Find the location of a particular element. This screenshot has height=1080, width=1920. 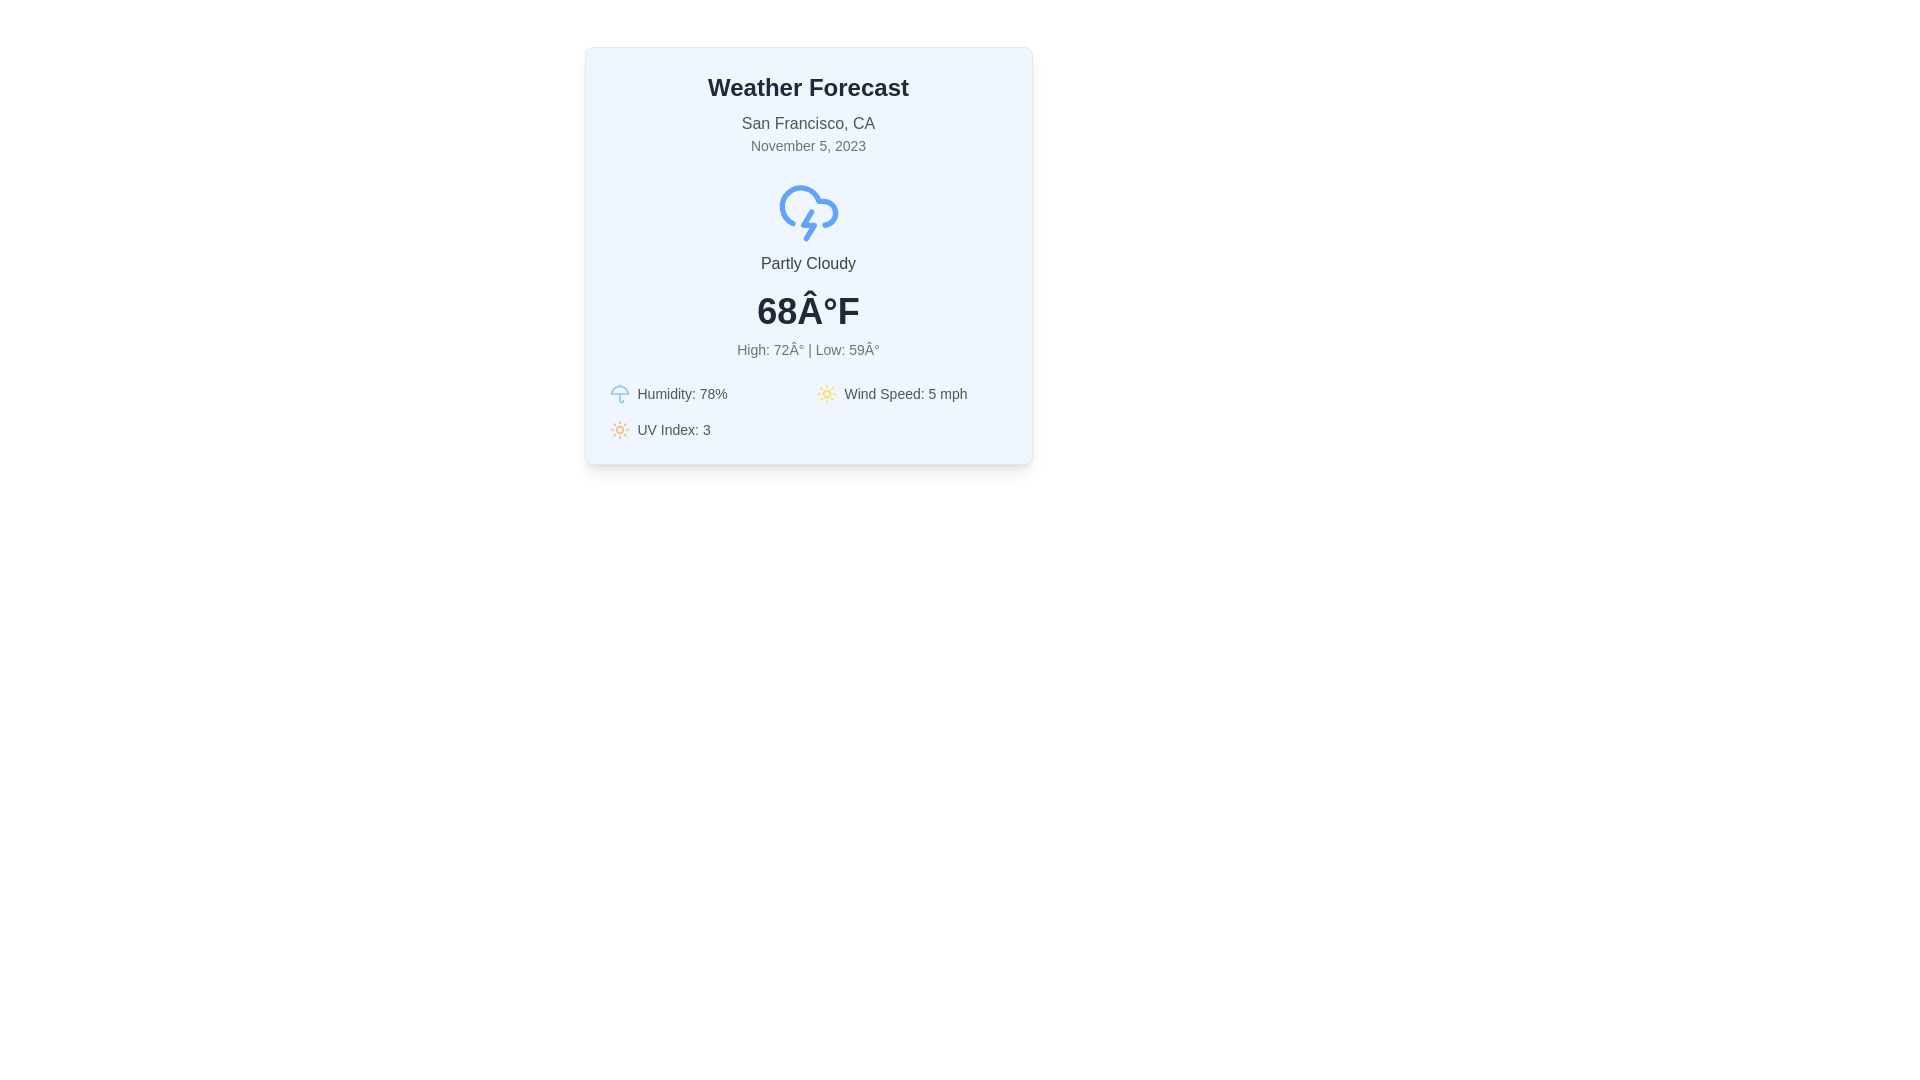

the stylized sun icon located to the left of the text 'UV Index: 3' in the bottom-left portion of the weather forecast card is located at coordinates (618, 428).